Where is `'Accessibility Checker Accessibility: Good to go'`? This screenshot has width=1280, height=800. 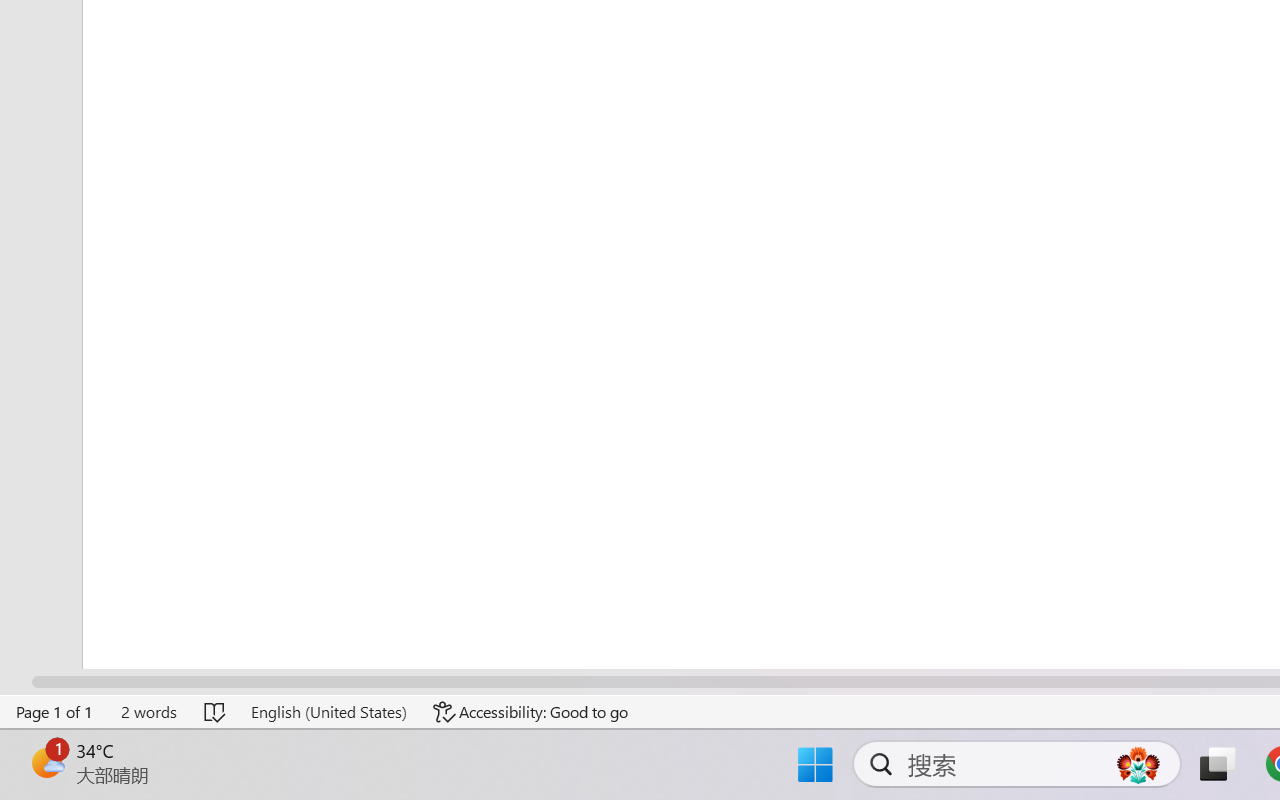
'Accessibility Checker Accessibility: Good to go' is located at coordinates (531, 711).